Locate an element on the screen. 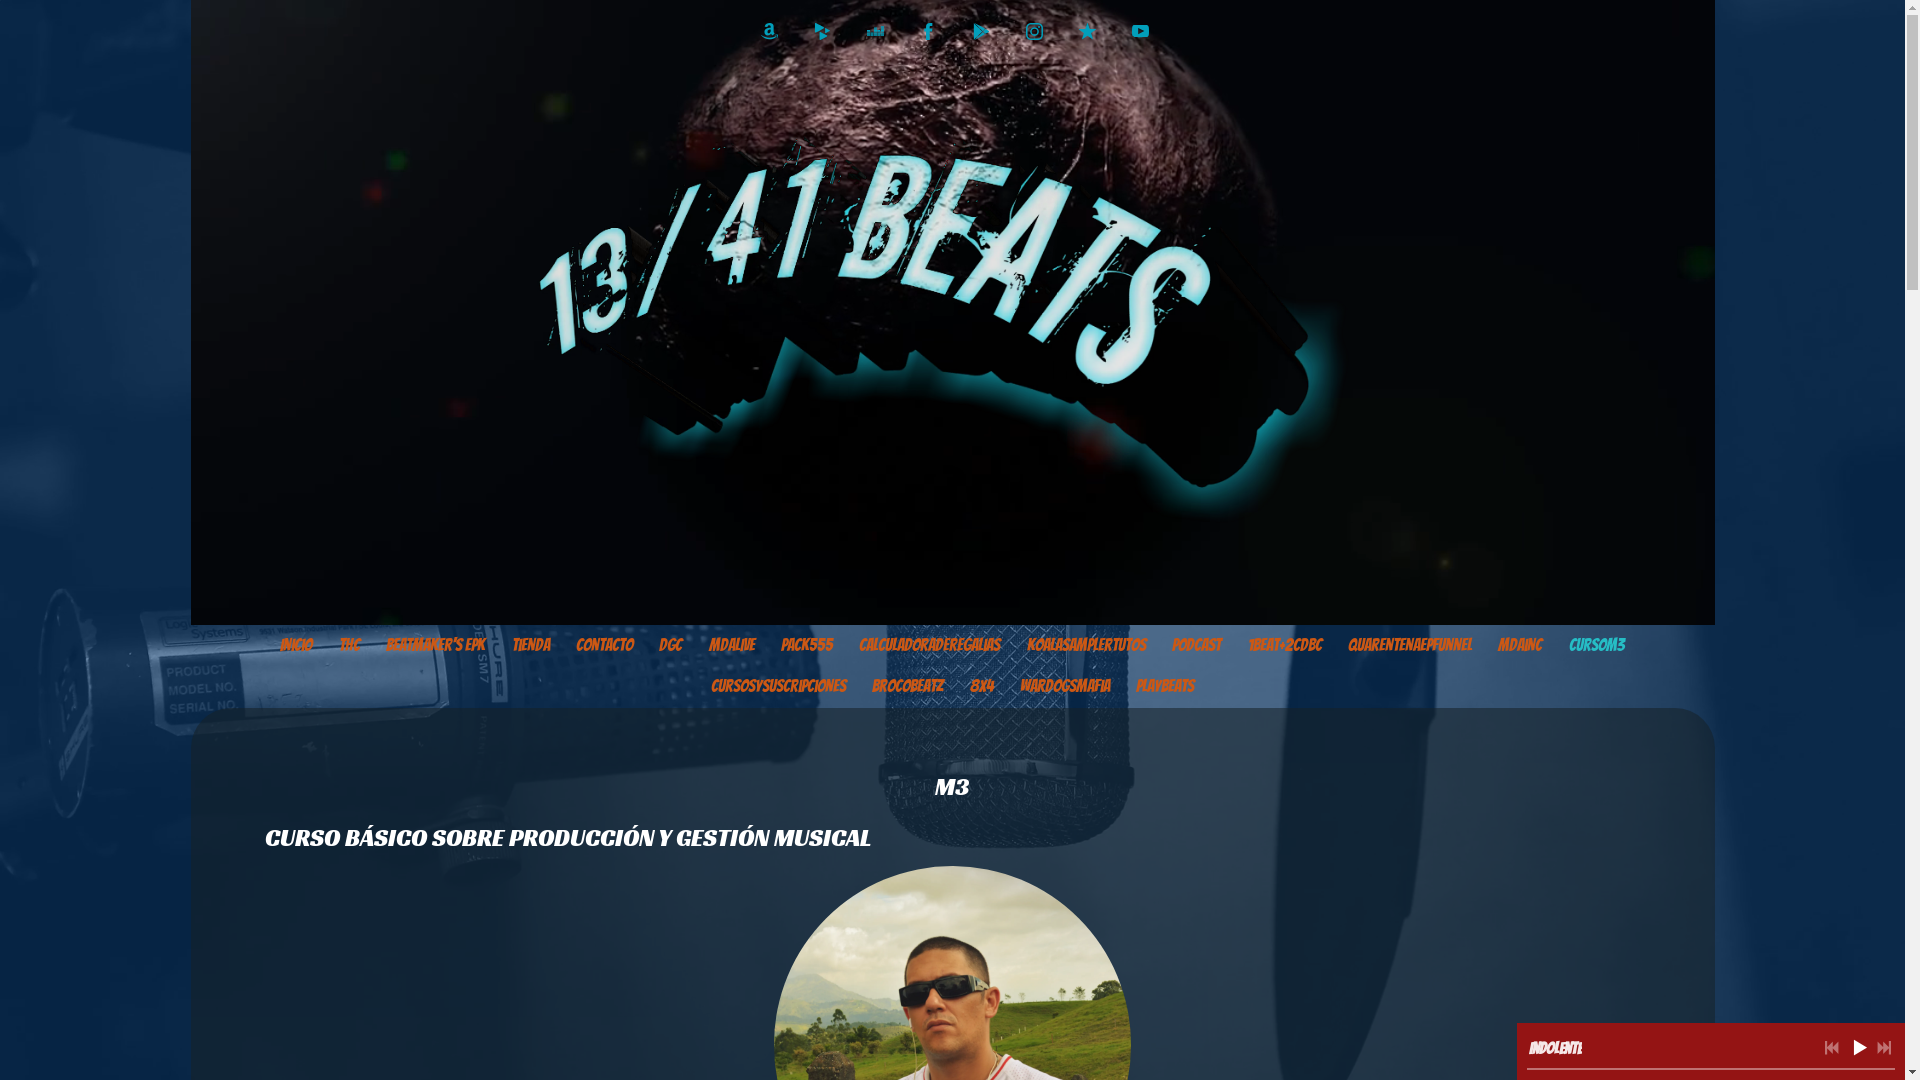 The height and width of the screenshot is (1080, 1920). 'thc' is located at coordinates (349, 645).